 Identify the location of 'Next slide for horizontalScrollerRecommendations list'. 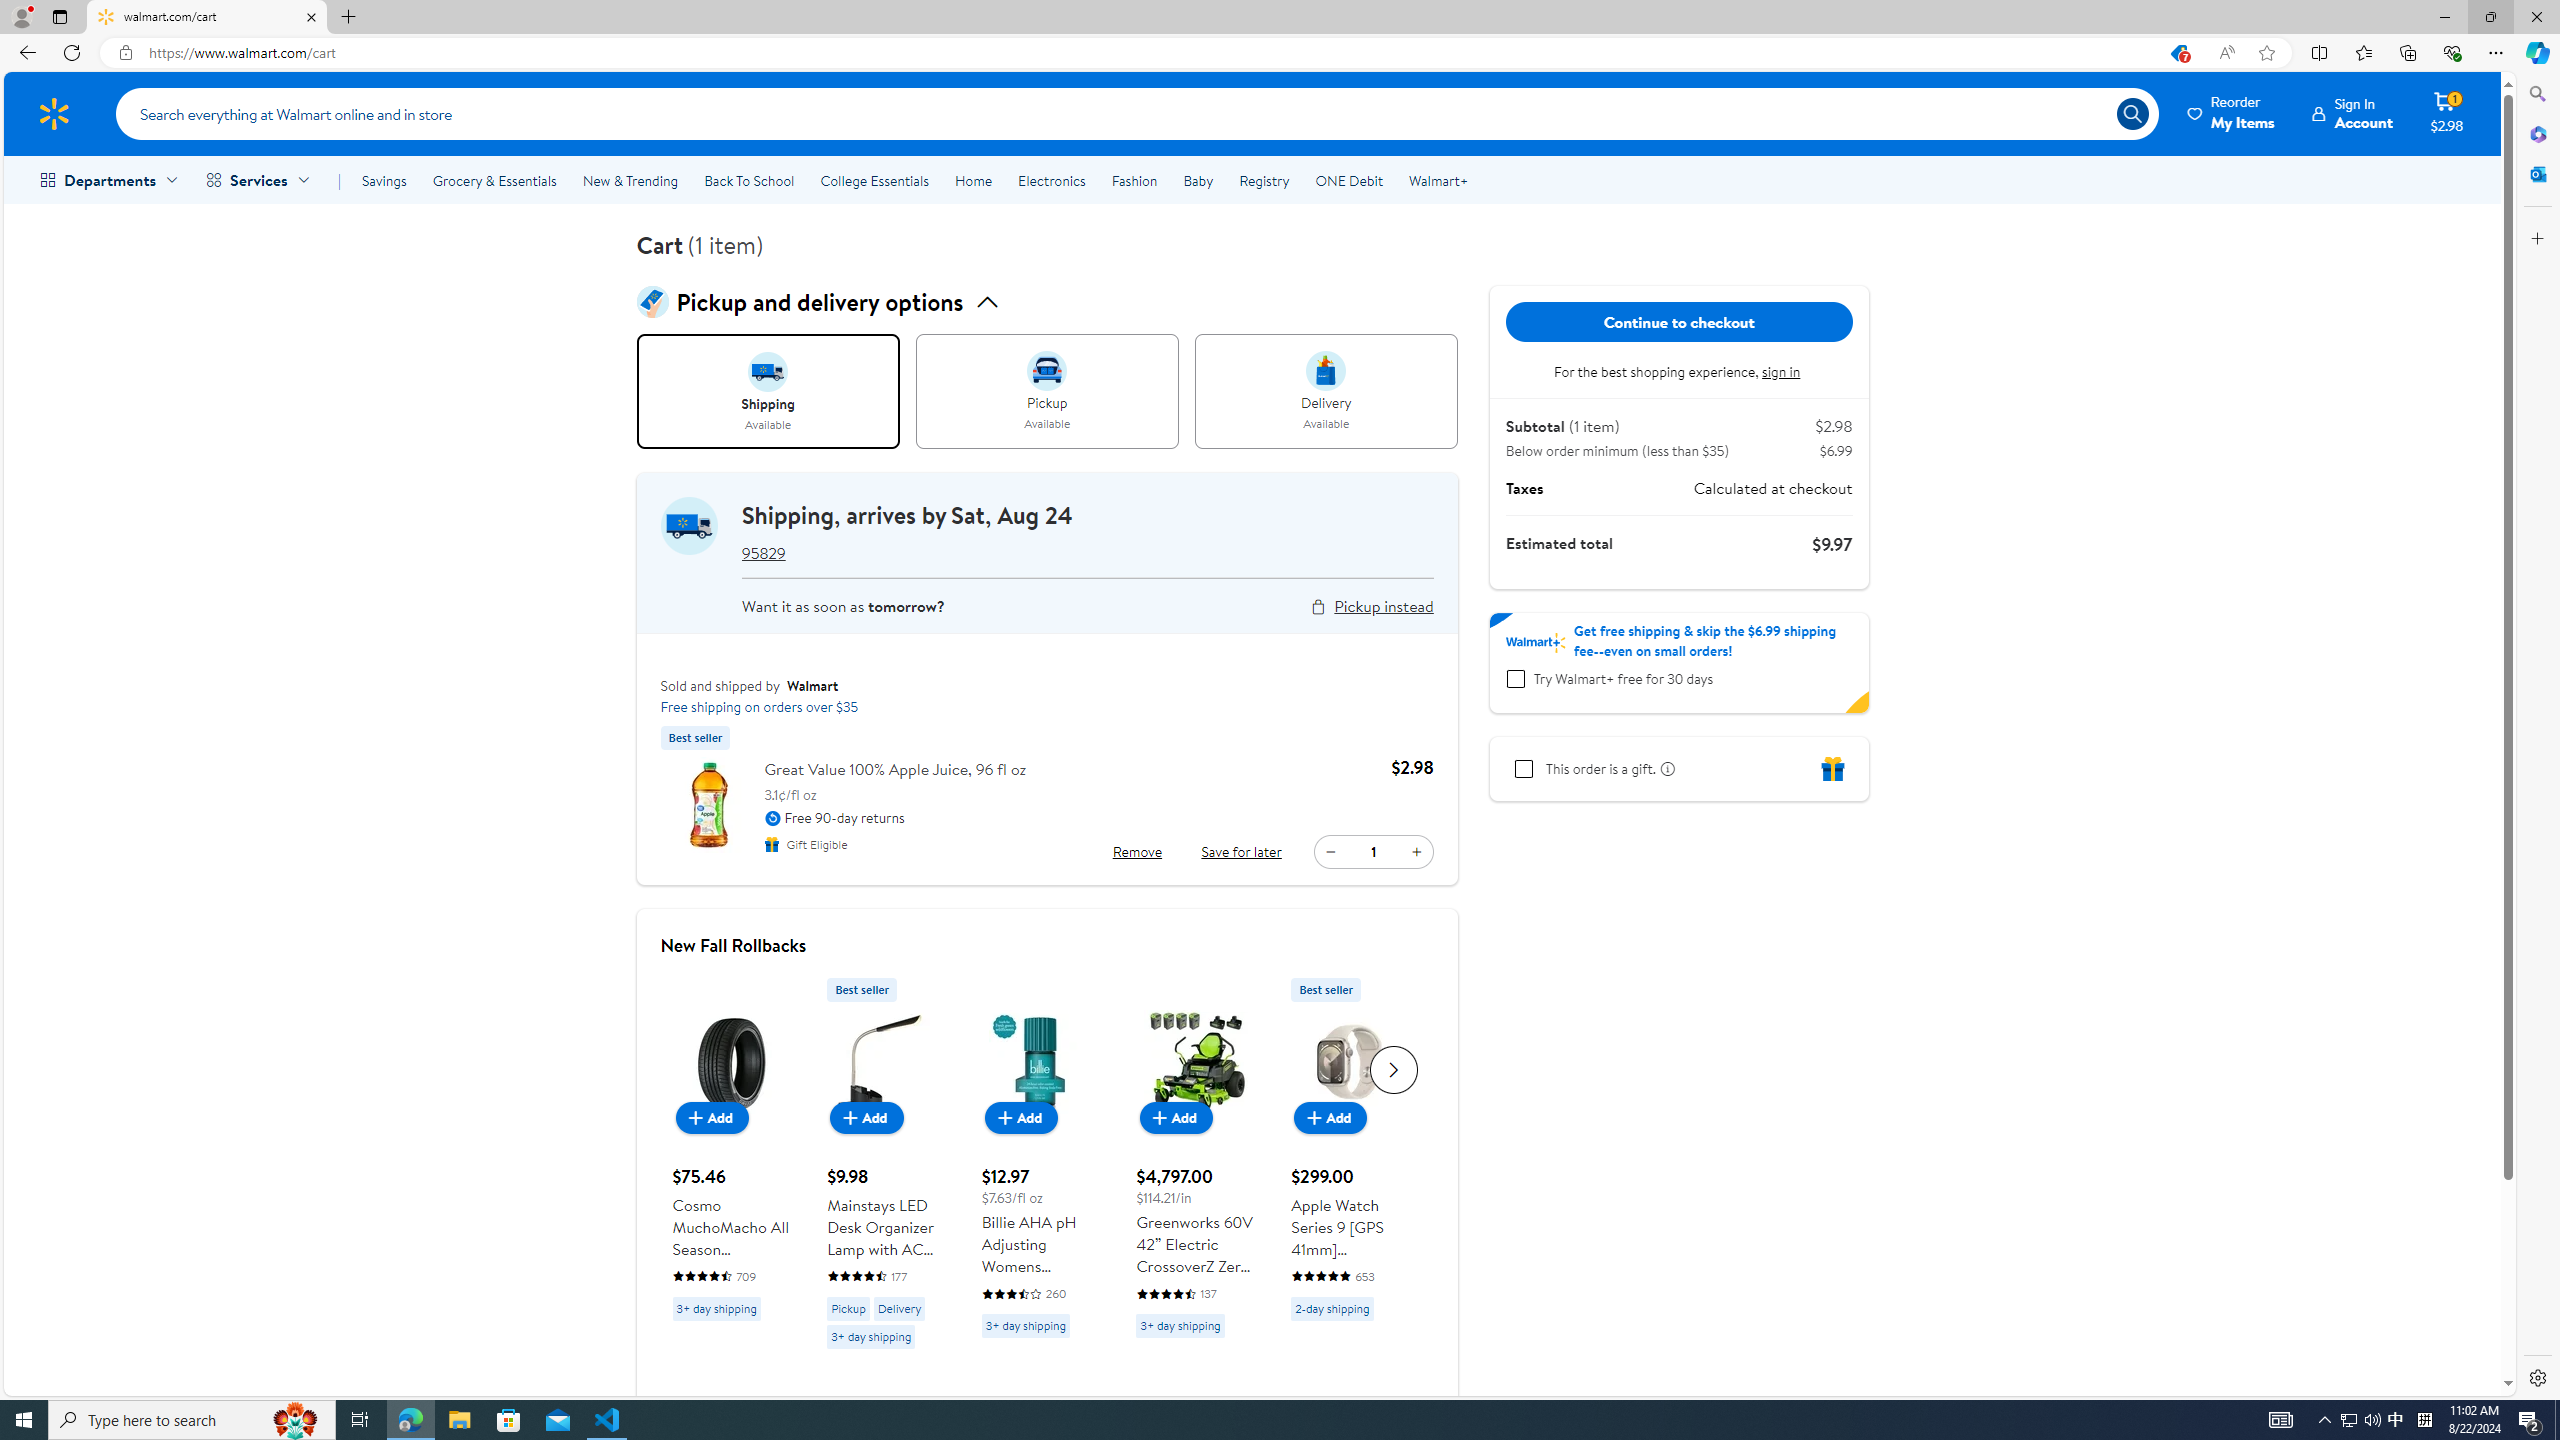
(1393, 1068).